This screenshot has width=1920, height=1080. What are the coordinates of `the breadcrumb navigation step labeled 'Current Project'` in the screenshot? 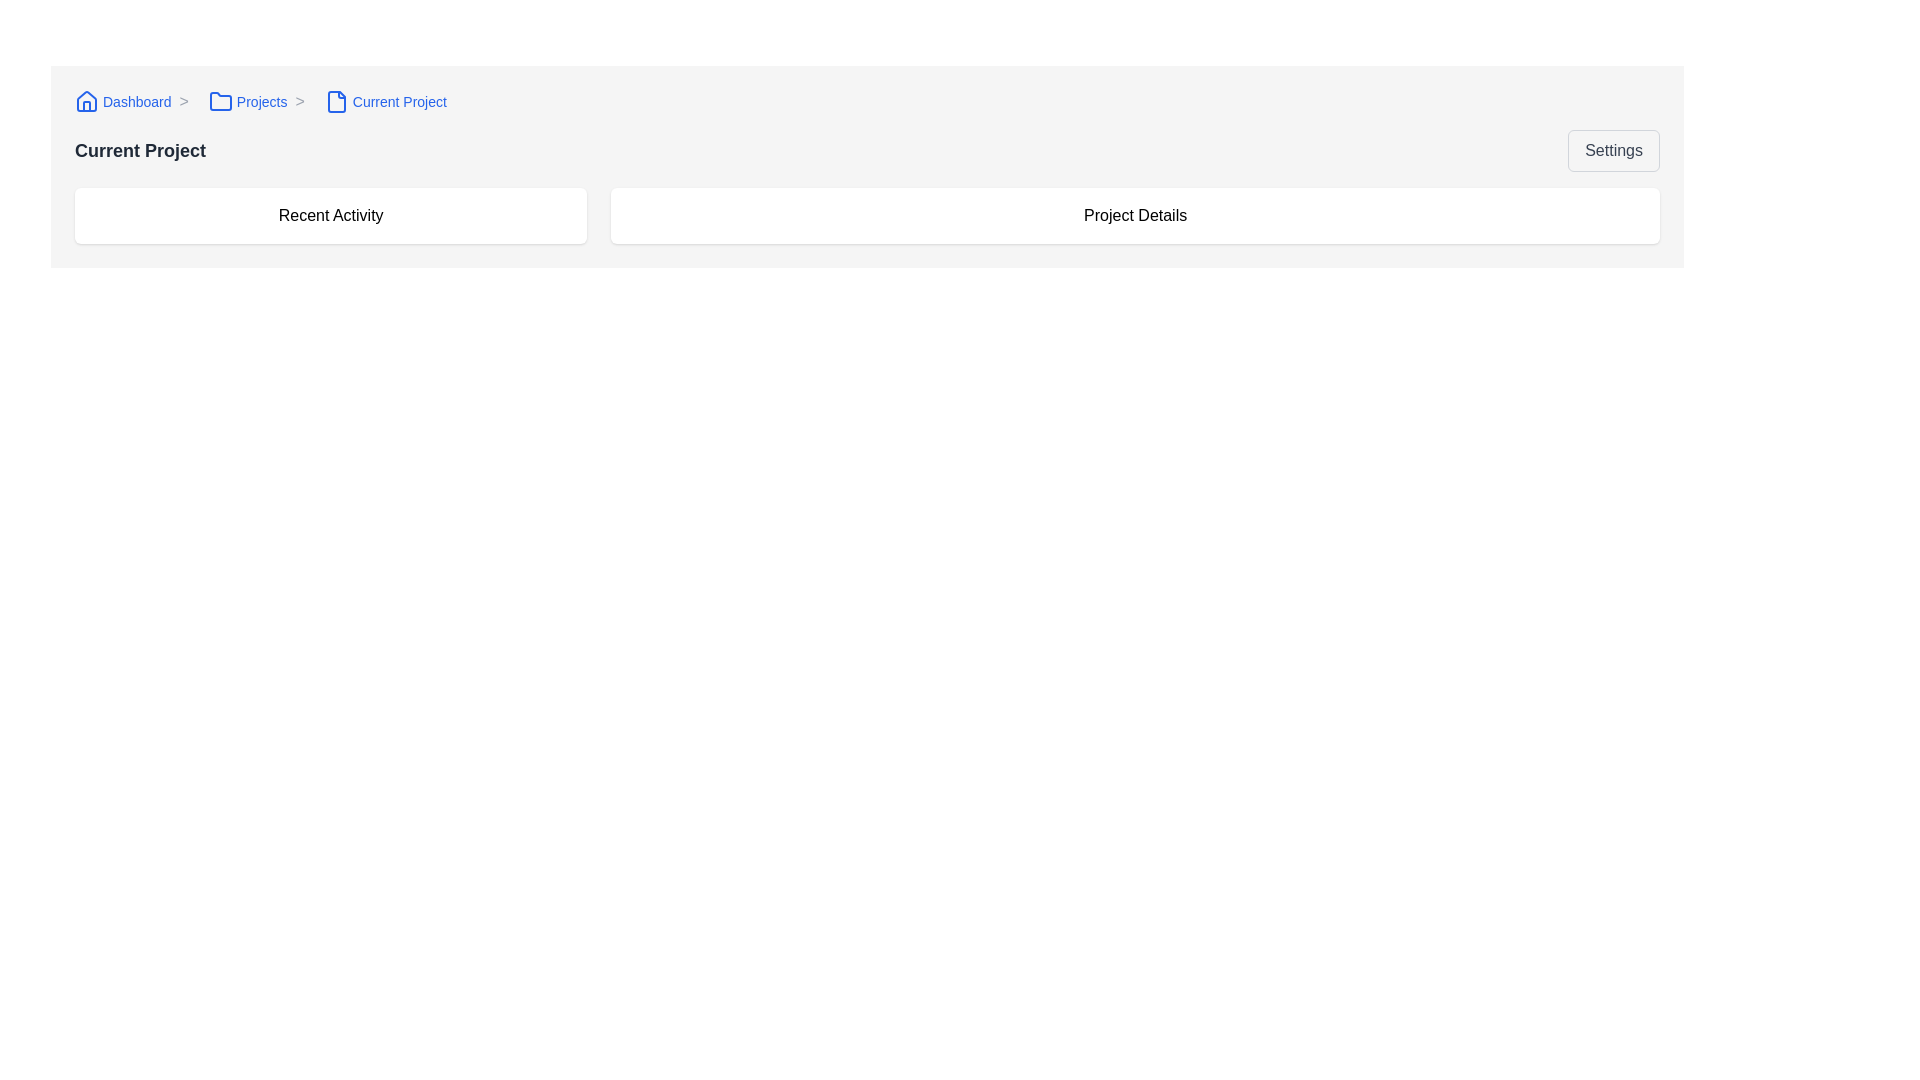 It's located at (385, 101).